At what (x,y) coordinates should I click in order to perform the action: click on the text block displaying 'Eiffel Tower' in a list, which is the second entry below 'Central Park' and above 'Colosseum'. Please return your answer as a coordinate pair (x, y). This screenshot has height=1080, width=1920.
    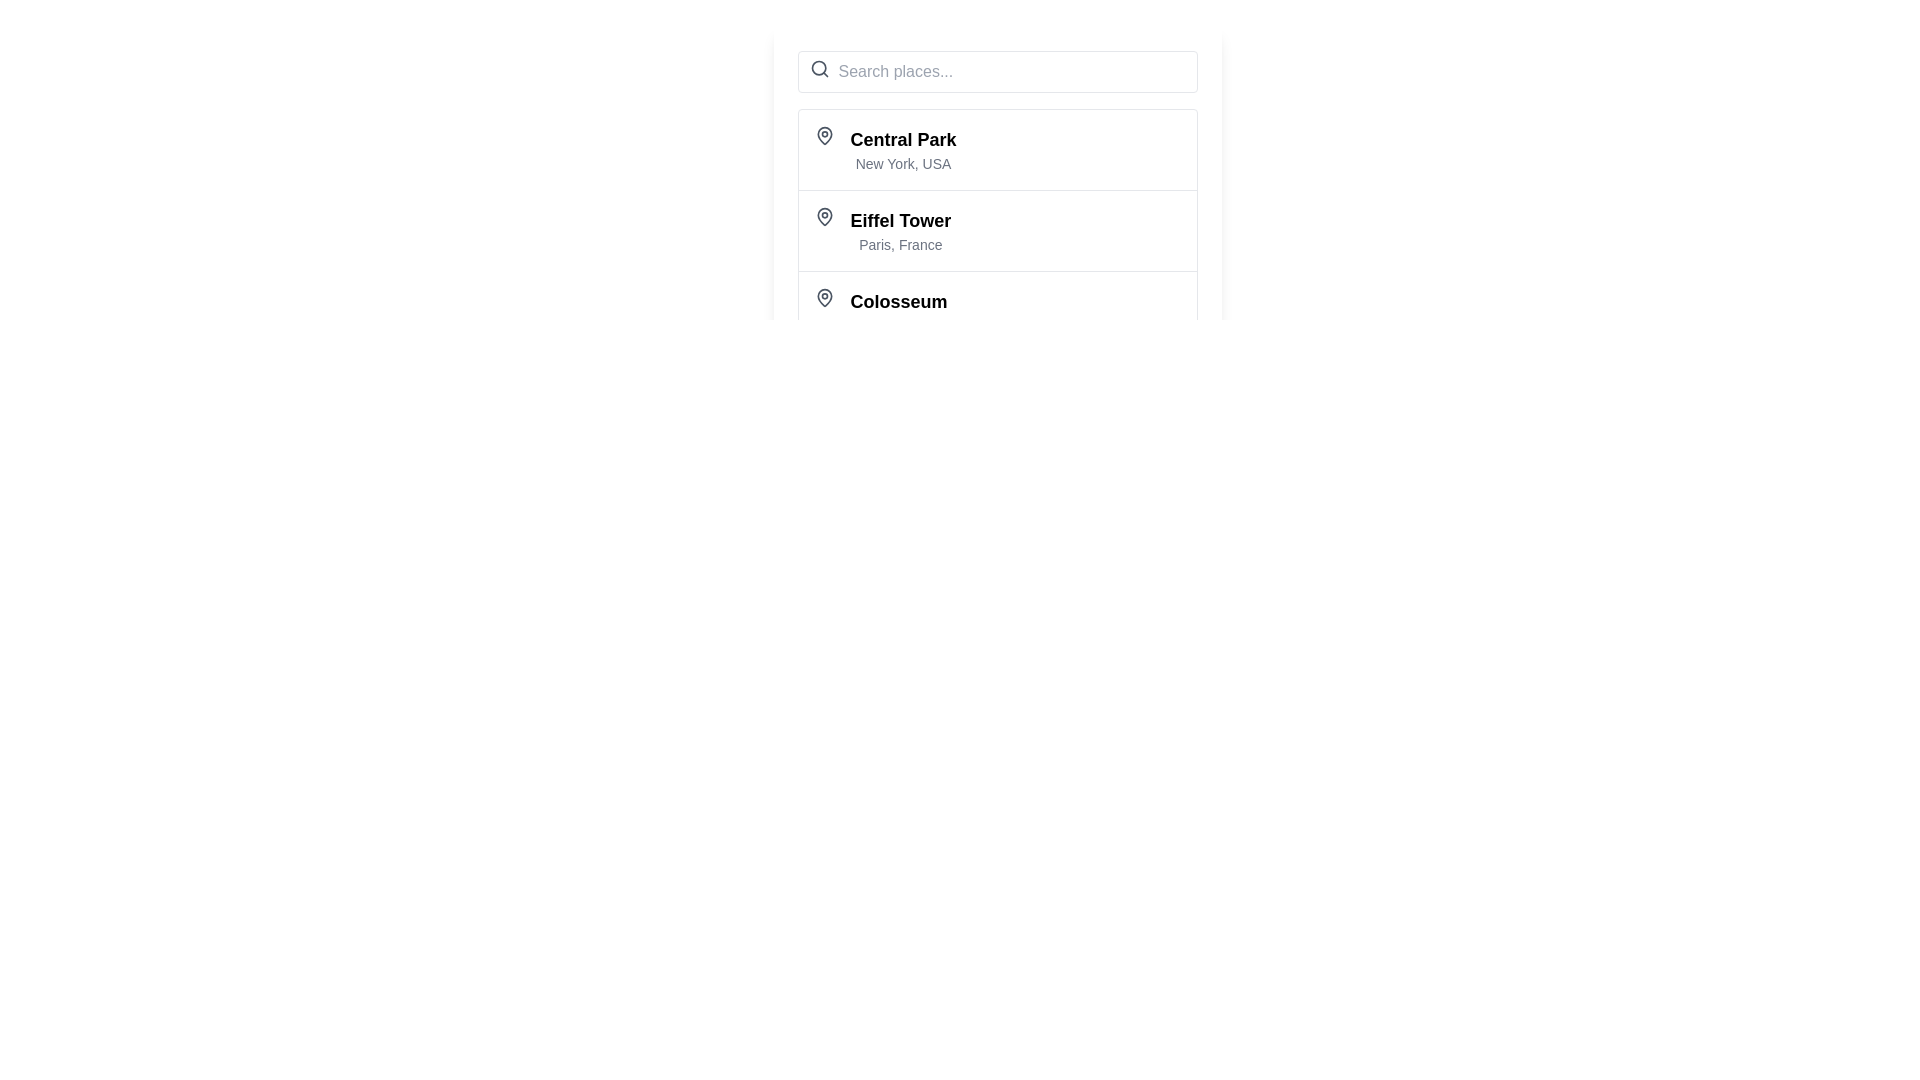
    Looking at the image, I should click on (899, 230).